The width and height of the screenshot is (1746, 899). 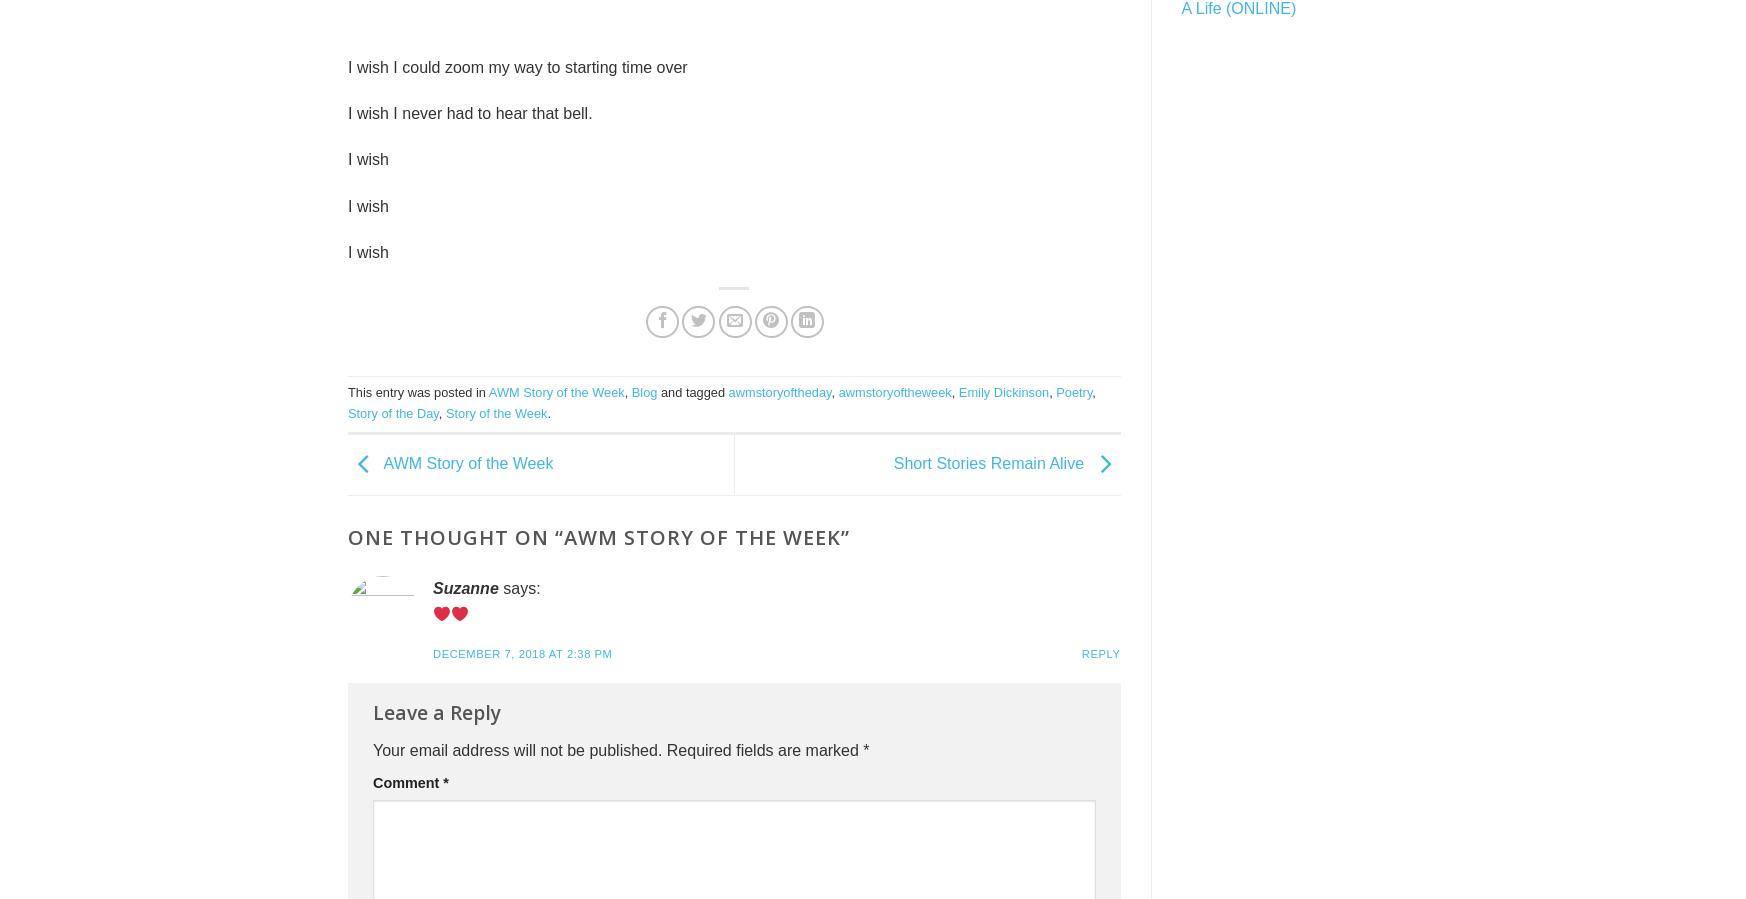 I want to click on 'I wish I could zoom my way to starting time over', so click(x=517, y=65).